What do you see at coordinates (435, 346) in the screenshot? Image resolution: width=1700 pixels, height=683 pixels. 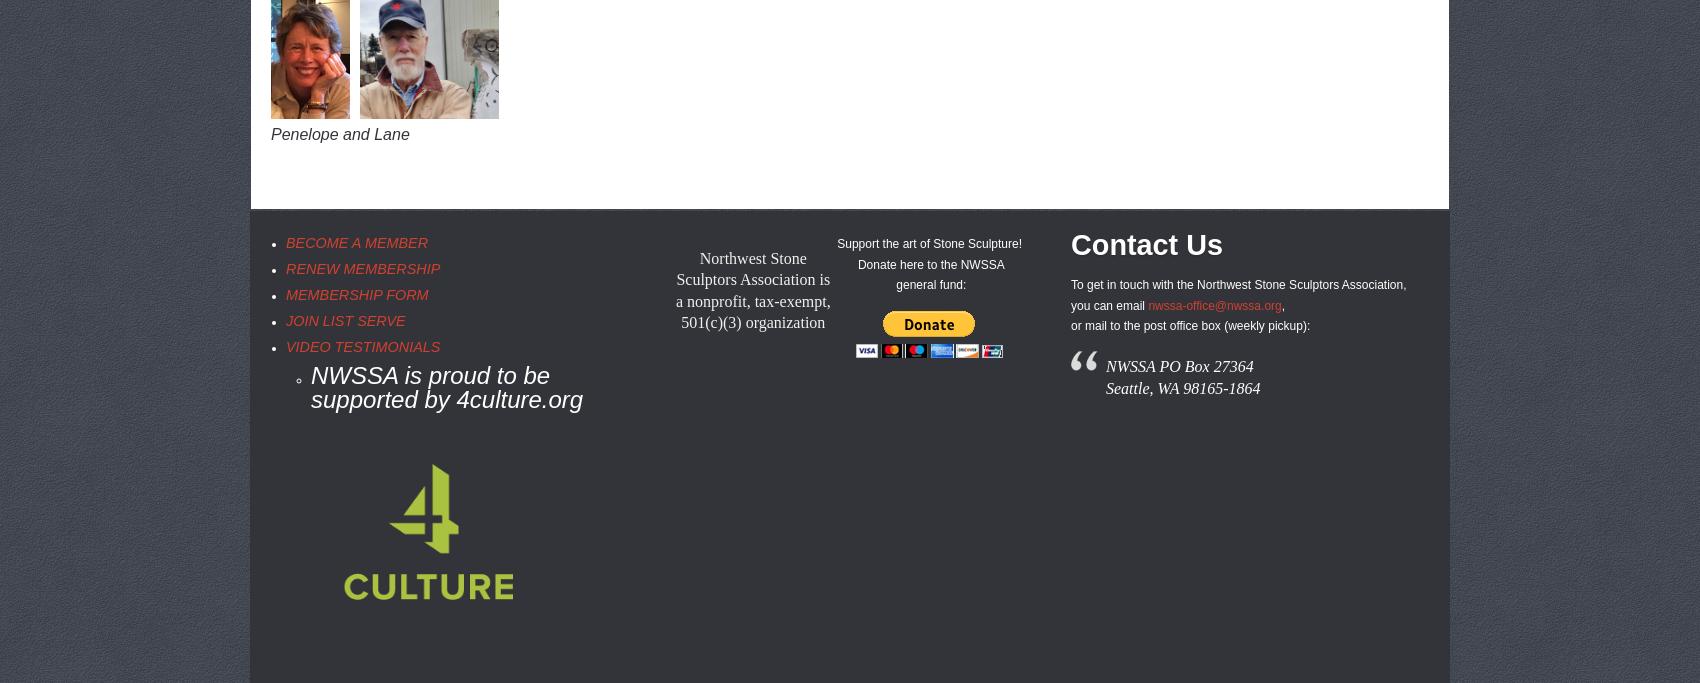 I see `'S'` at bounding box center [435, 346].